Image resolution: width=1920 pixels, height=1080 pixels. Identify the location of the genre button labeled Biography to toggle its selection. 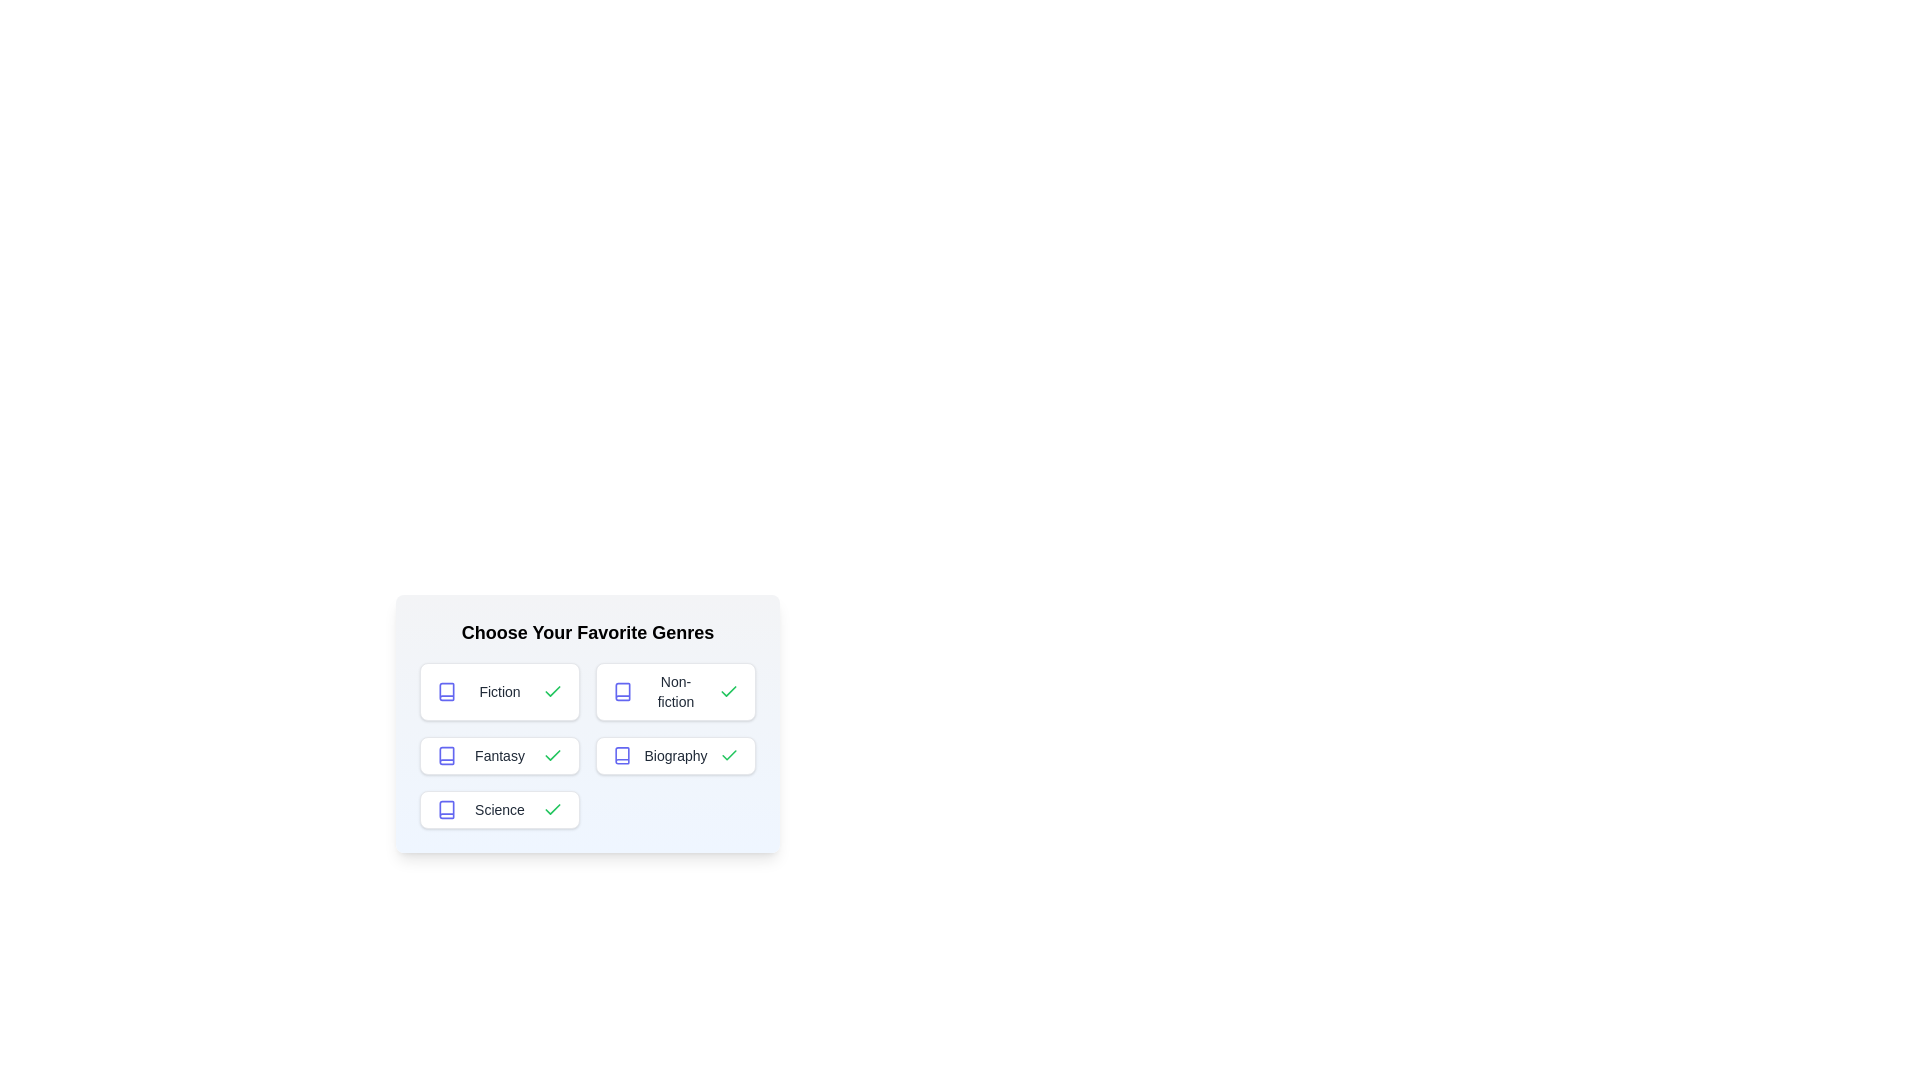
(676, 756).